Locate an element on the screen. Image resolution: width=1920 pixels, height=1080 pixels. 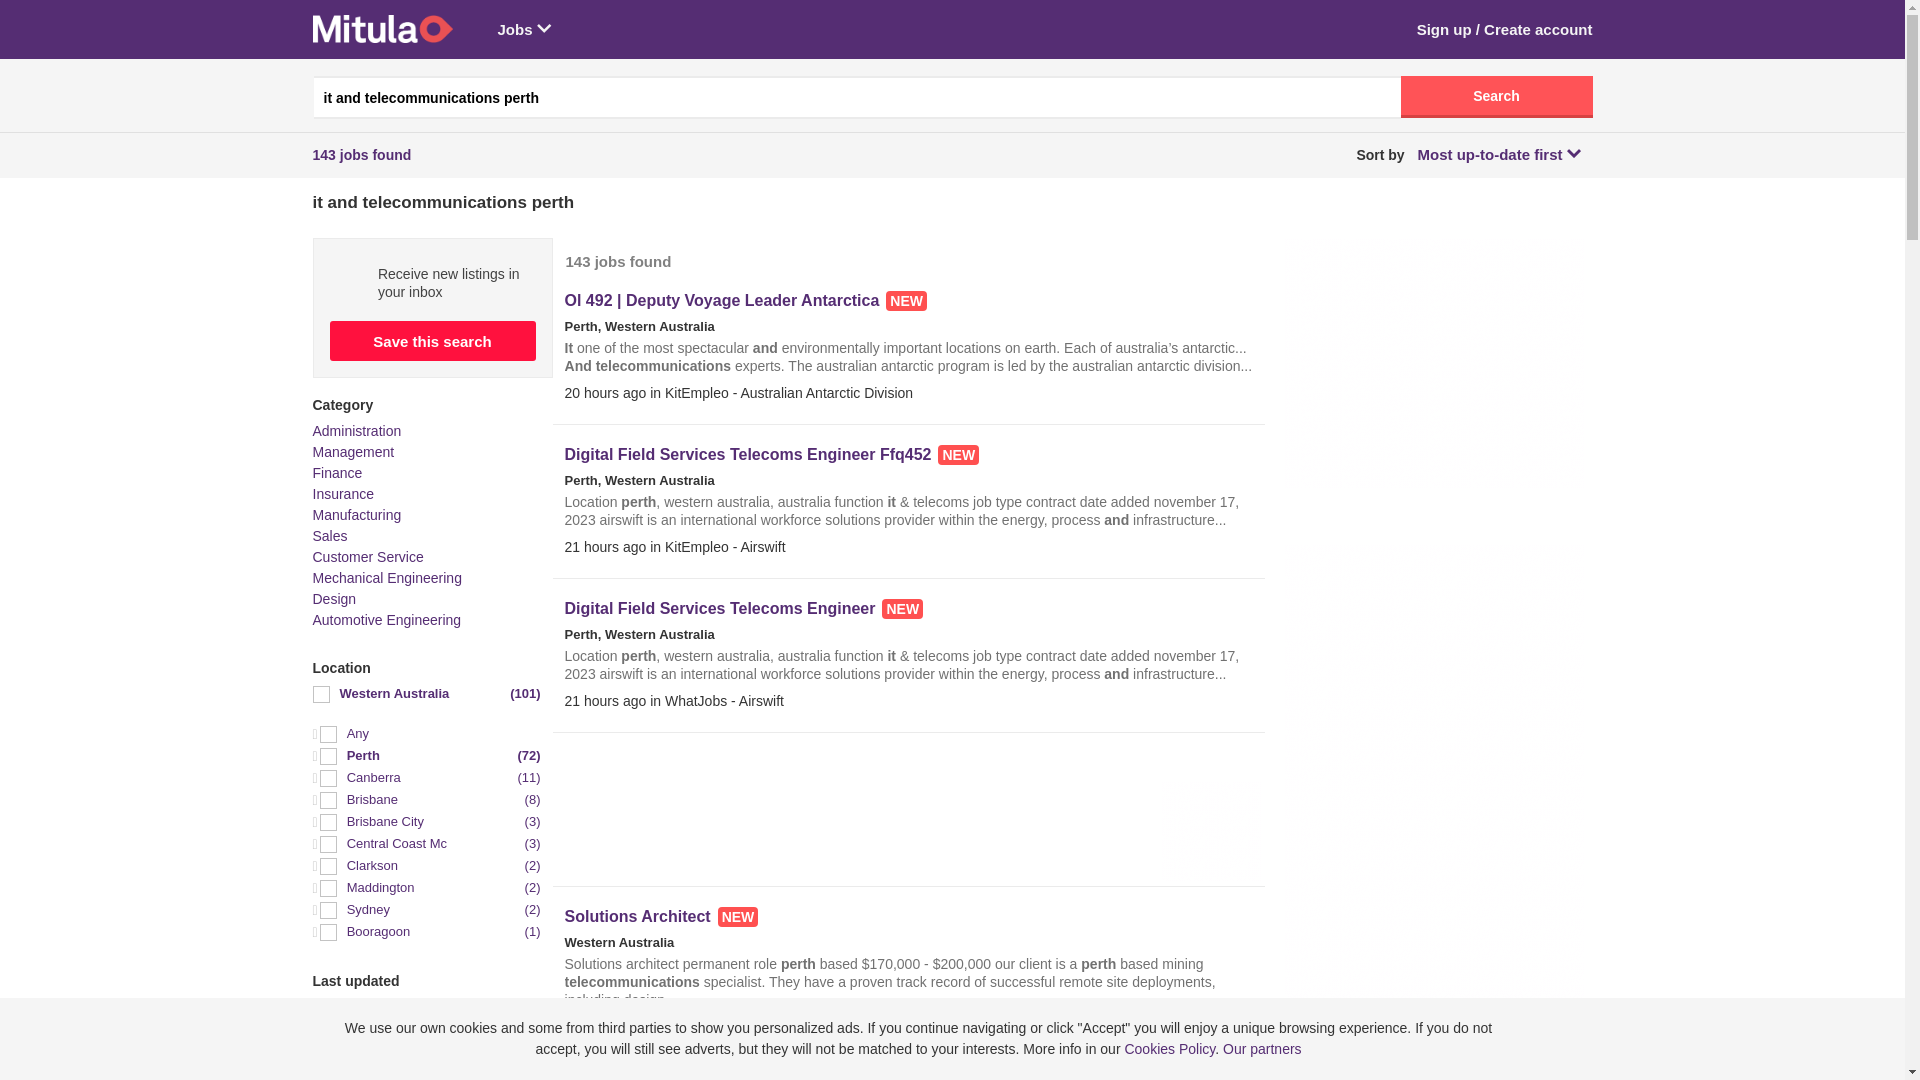
'Automotive Engineering' is located at coordinates (386, 619).